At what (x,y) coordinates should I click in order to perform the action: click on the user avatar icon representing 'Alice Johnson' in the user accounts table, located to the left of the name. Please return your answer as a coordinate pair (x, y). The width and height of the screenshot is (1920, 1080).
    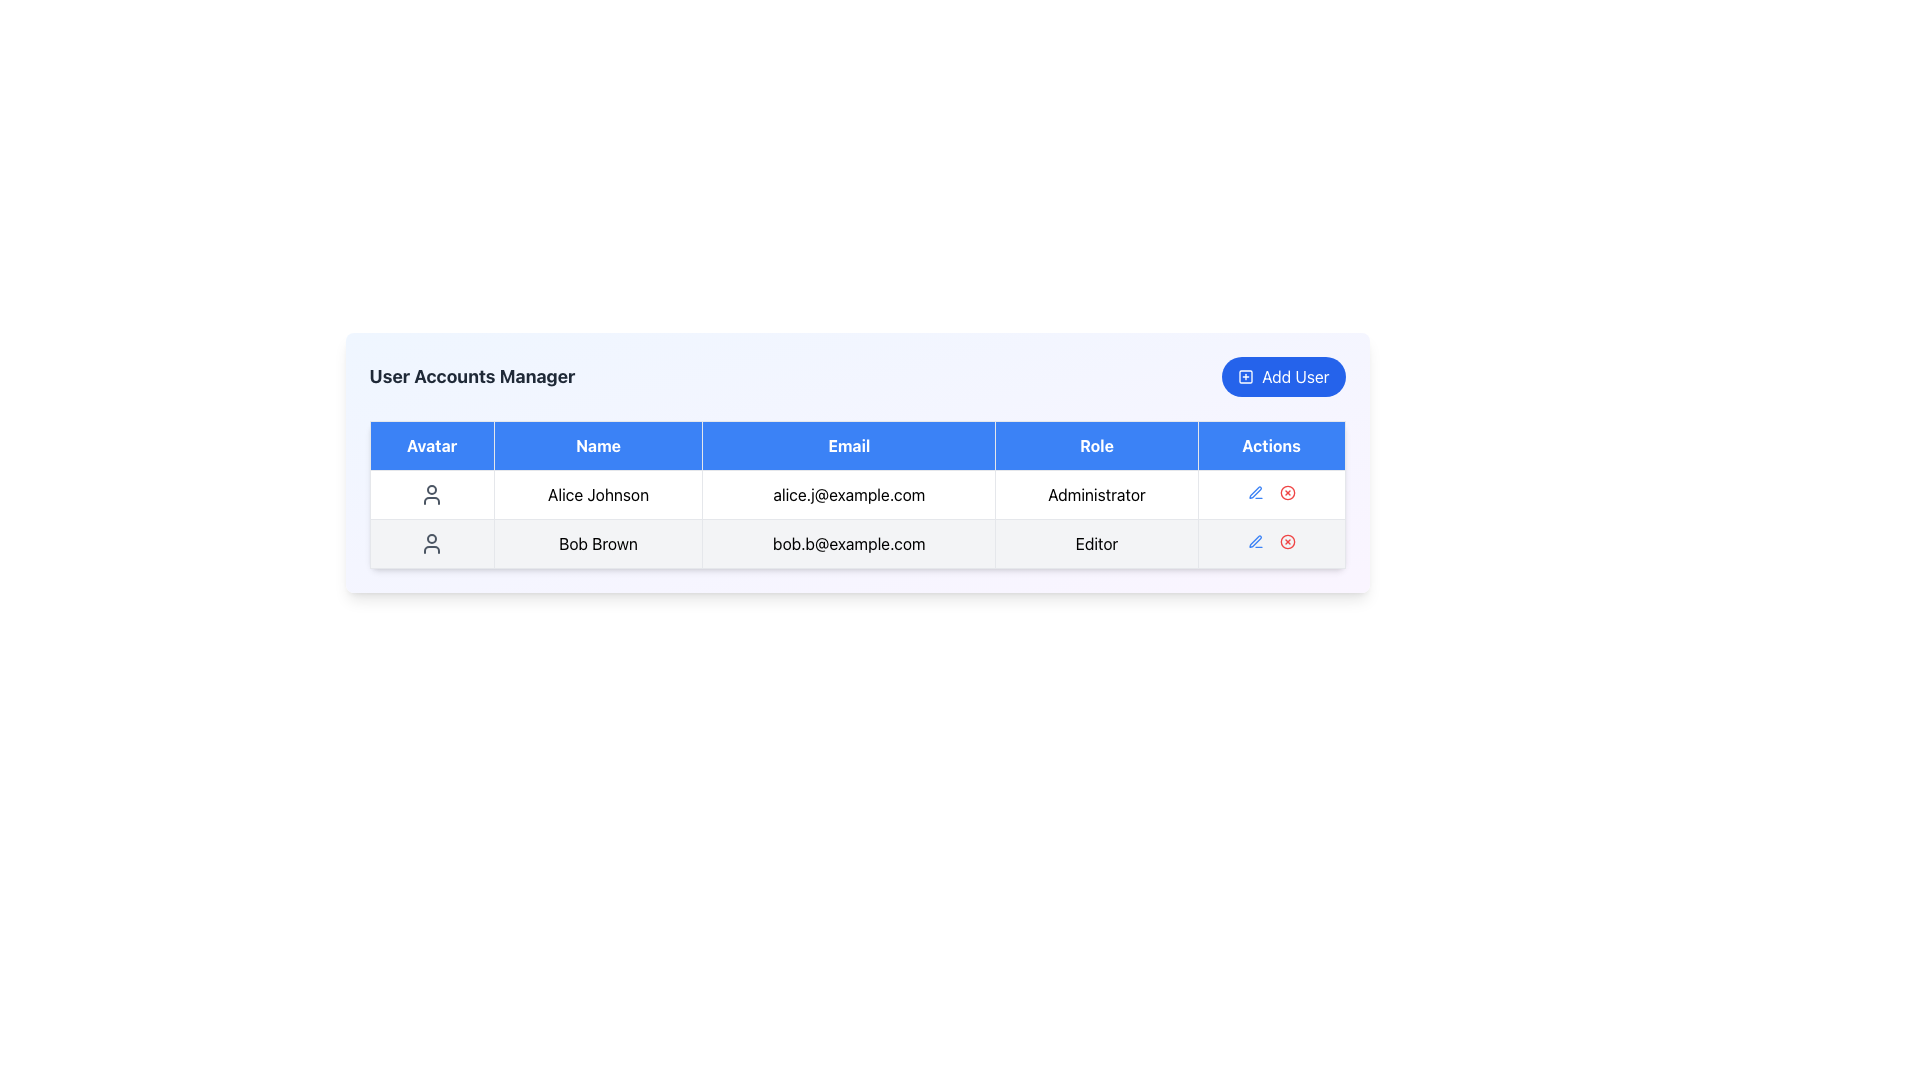
    Looking at the image, I should click on (431, 494).